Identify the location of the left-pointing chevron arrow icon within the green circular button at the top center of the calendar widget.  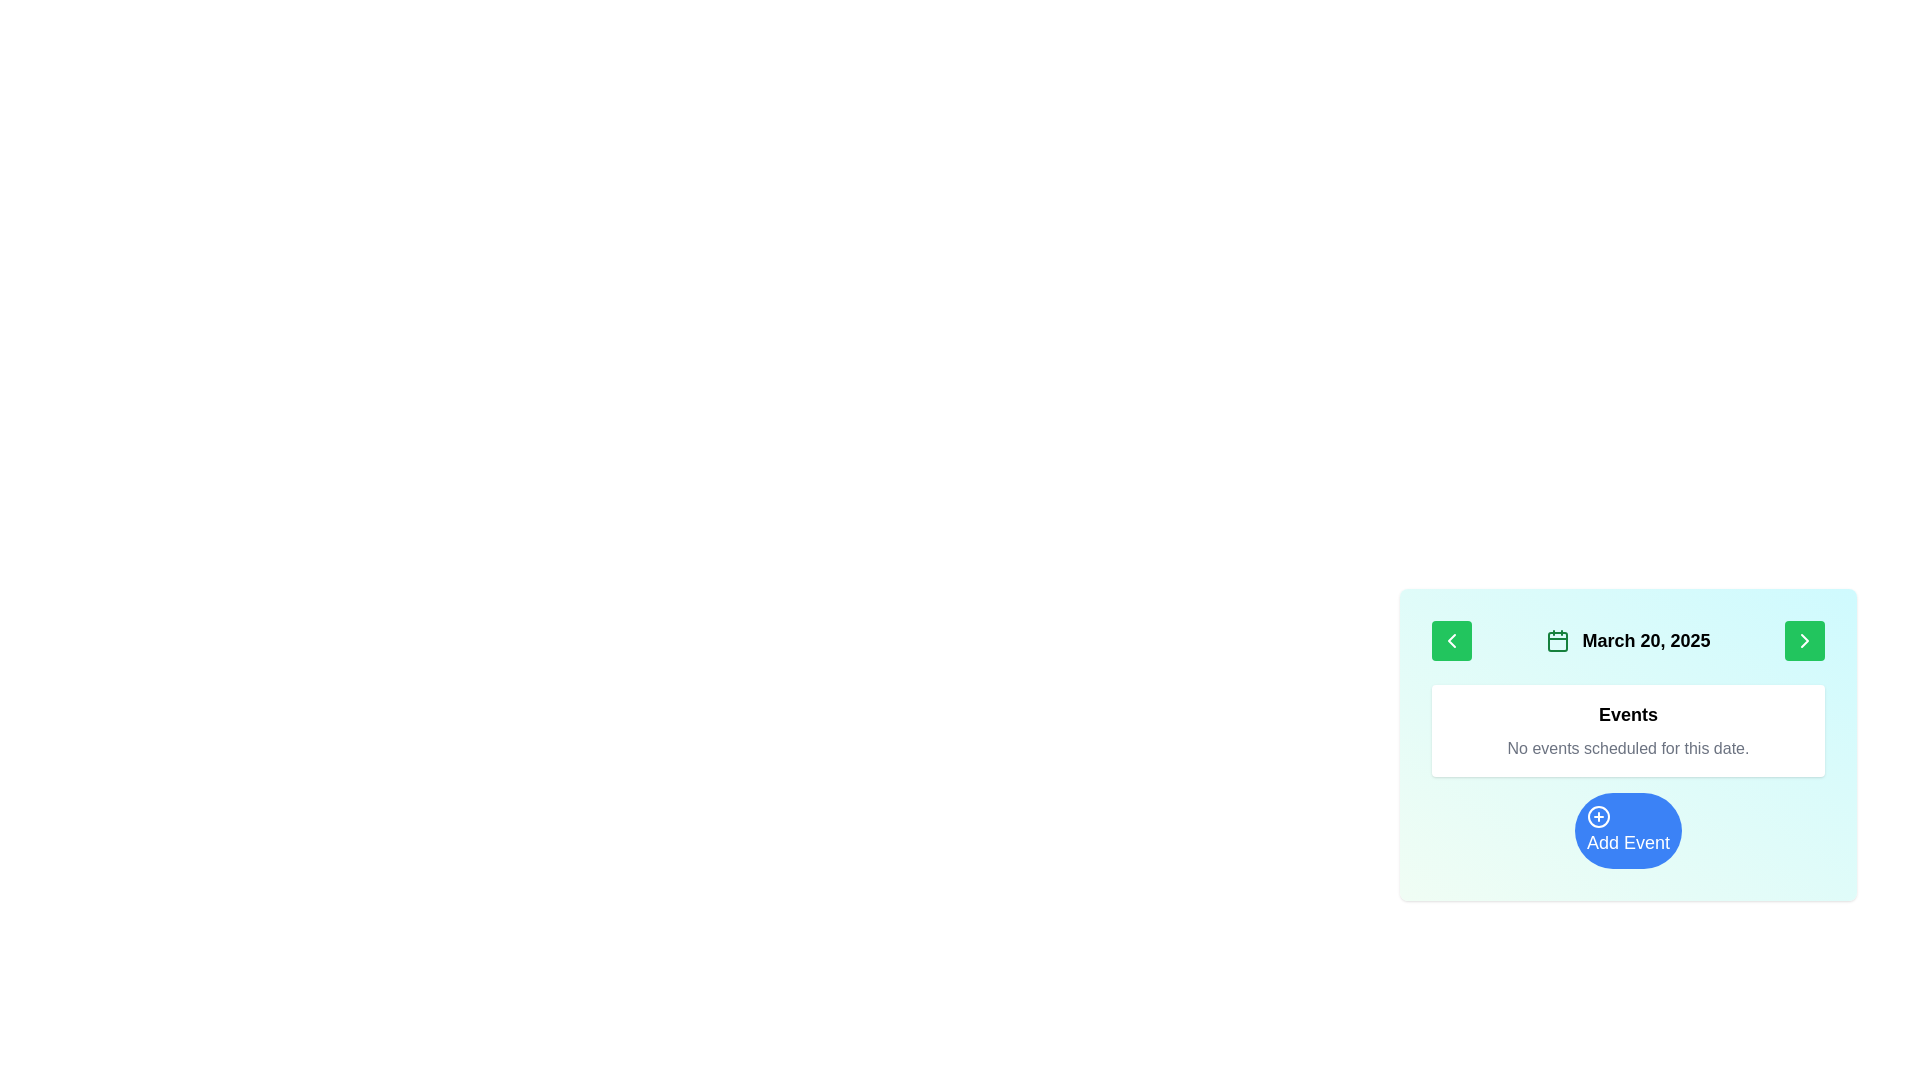
(1451, 640).